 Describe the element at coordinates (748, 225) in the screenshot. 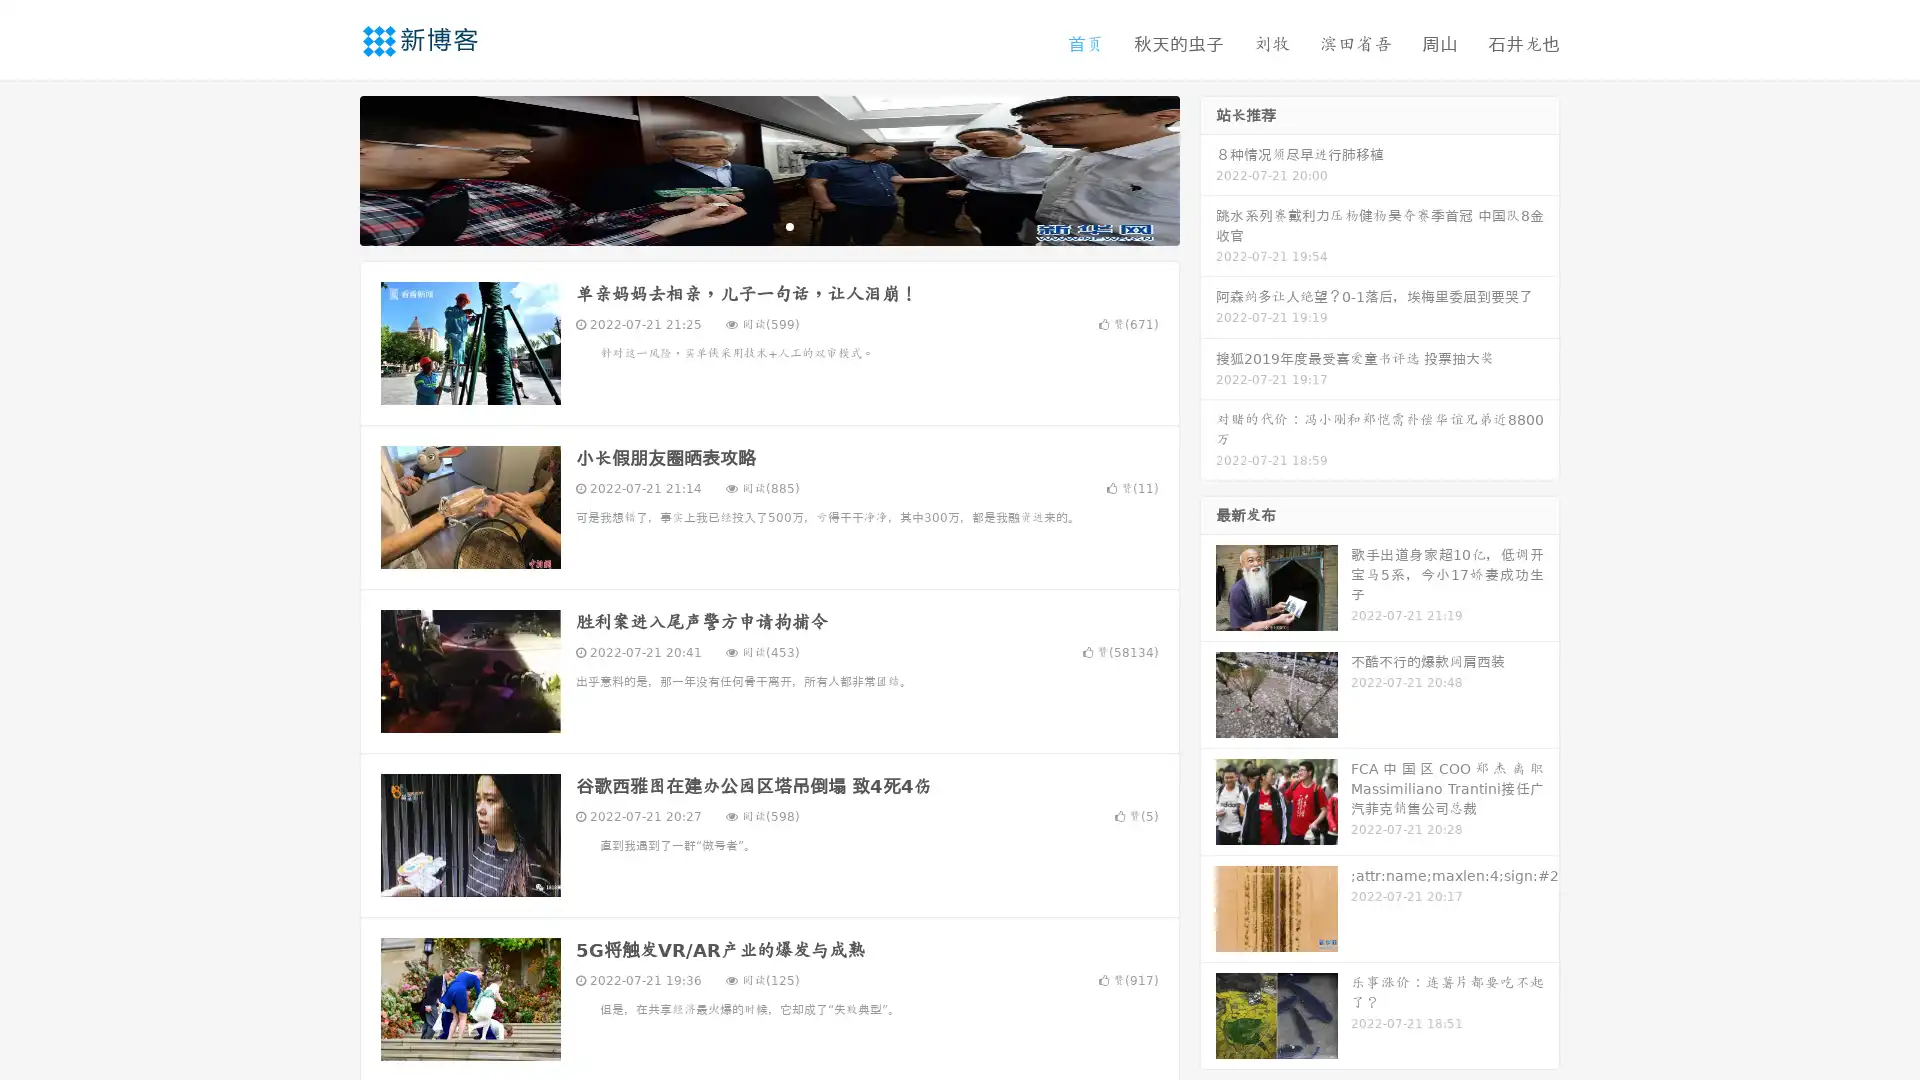

I see `Go to slide 1` at that location.